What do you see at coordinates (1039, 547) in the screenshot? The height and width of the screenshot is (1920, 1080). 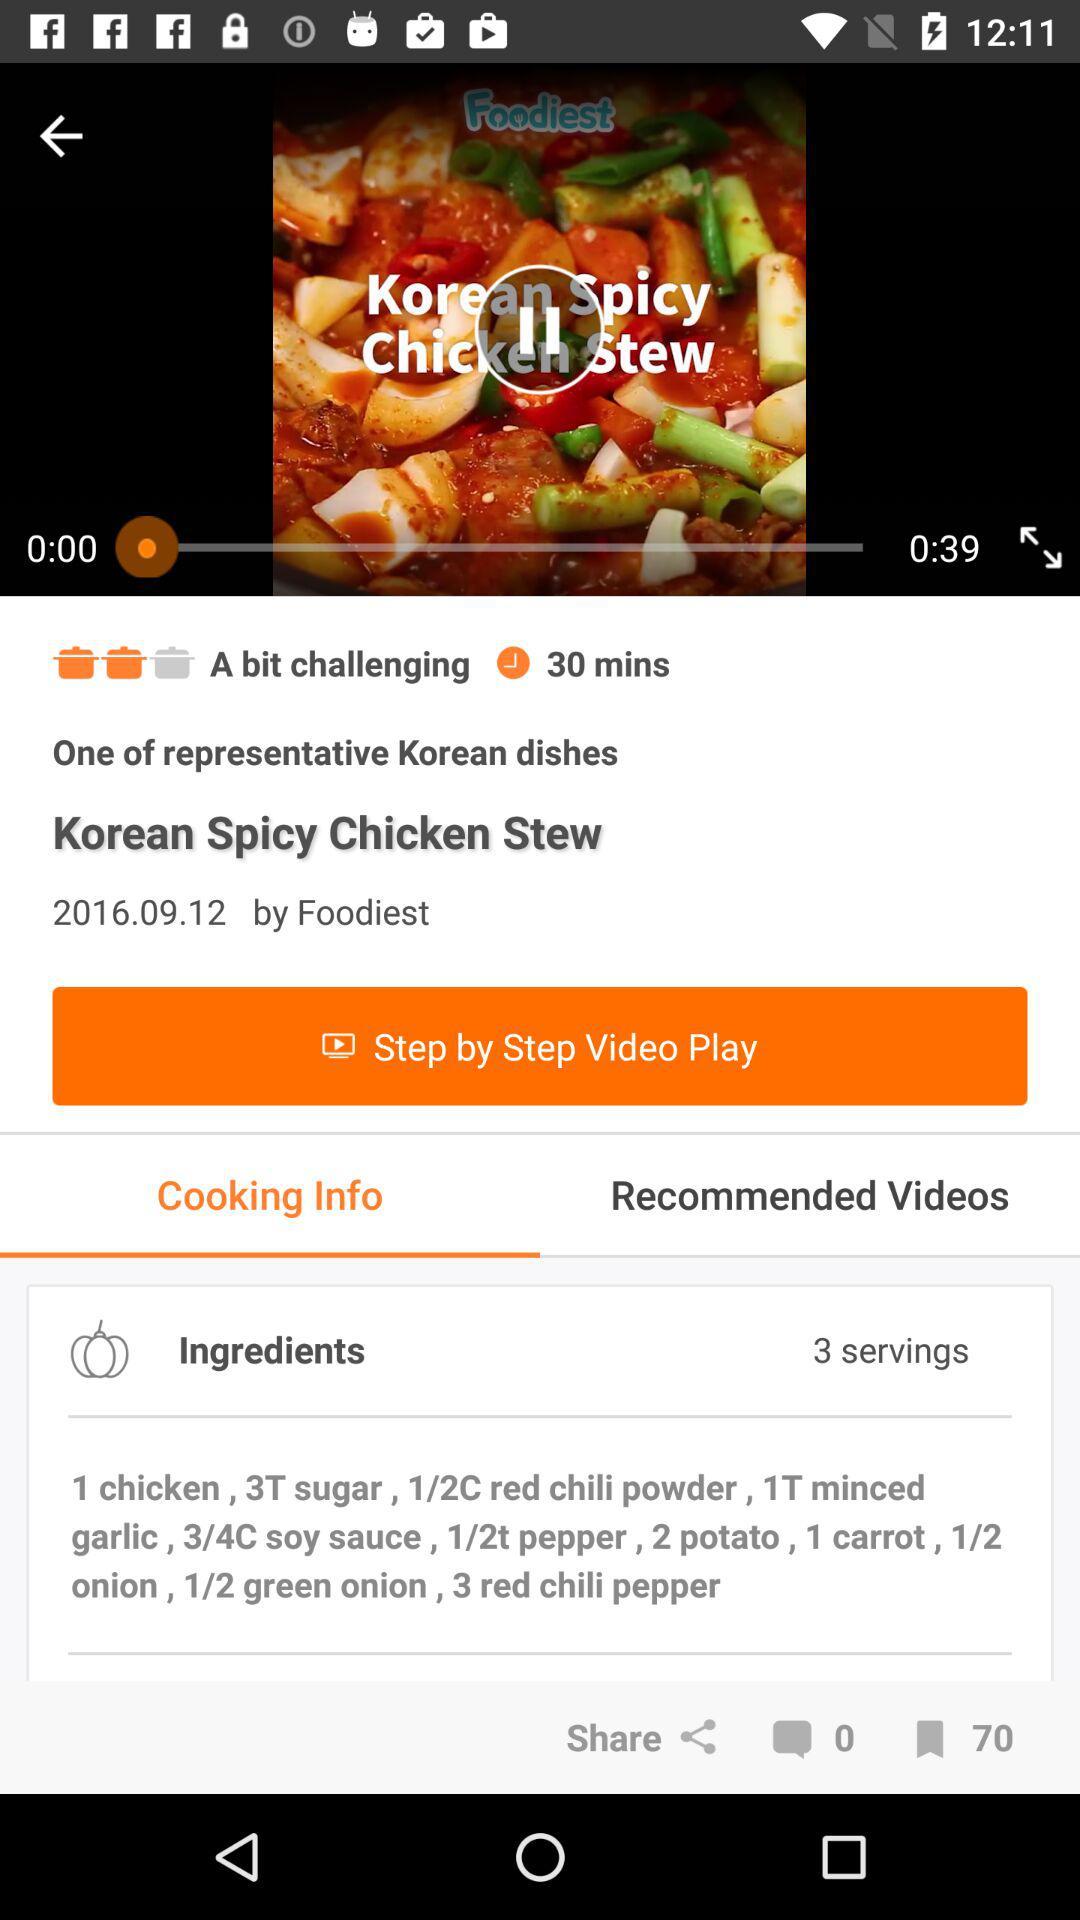 I see `make fullscreen` at bounding box center [1039, 547].